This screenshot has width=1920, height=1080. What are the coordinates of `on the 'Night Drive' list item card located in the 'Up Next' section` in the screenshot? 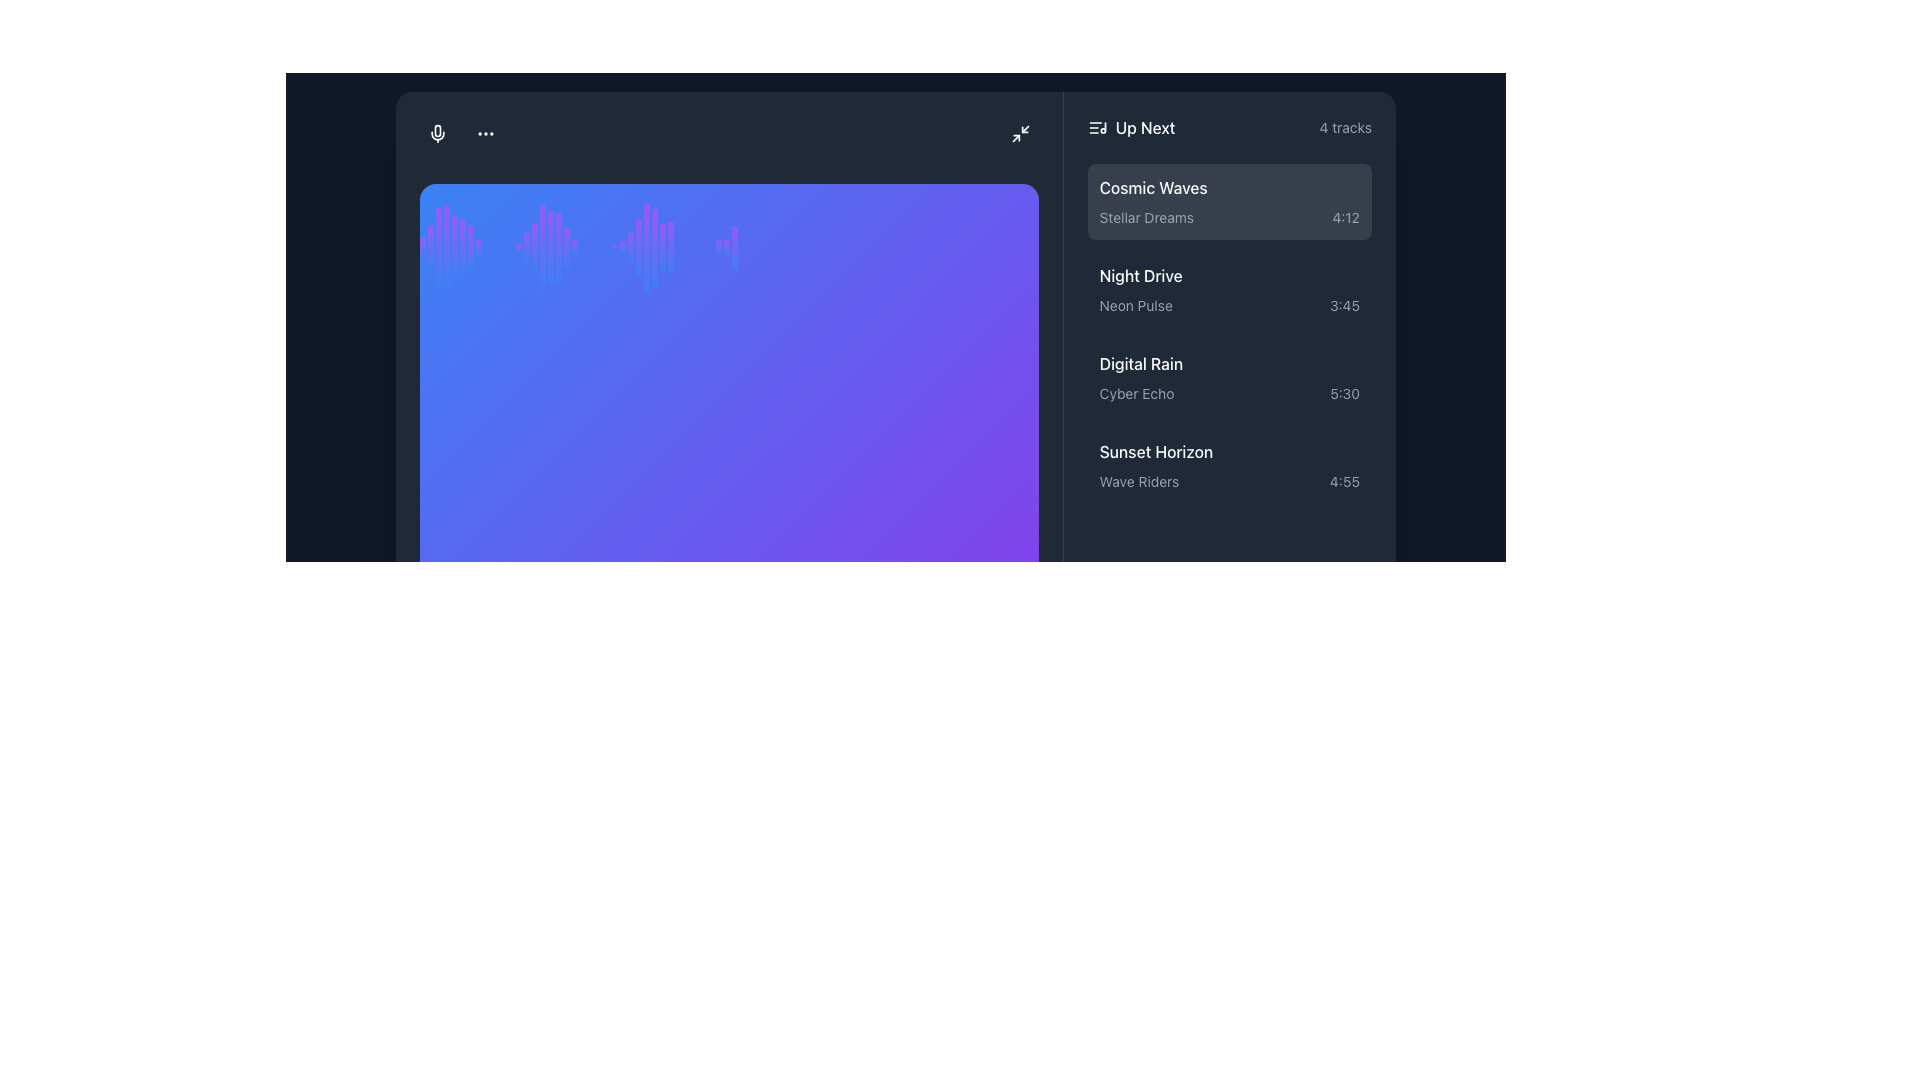 It's located at (1228, 289).